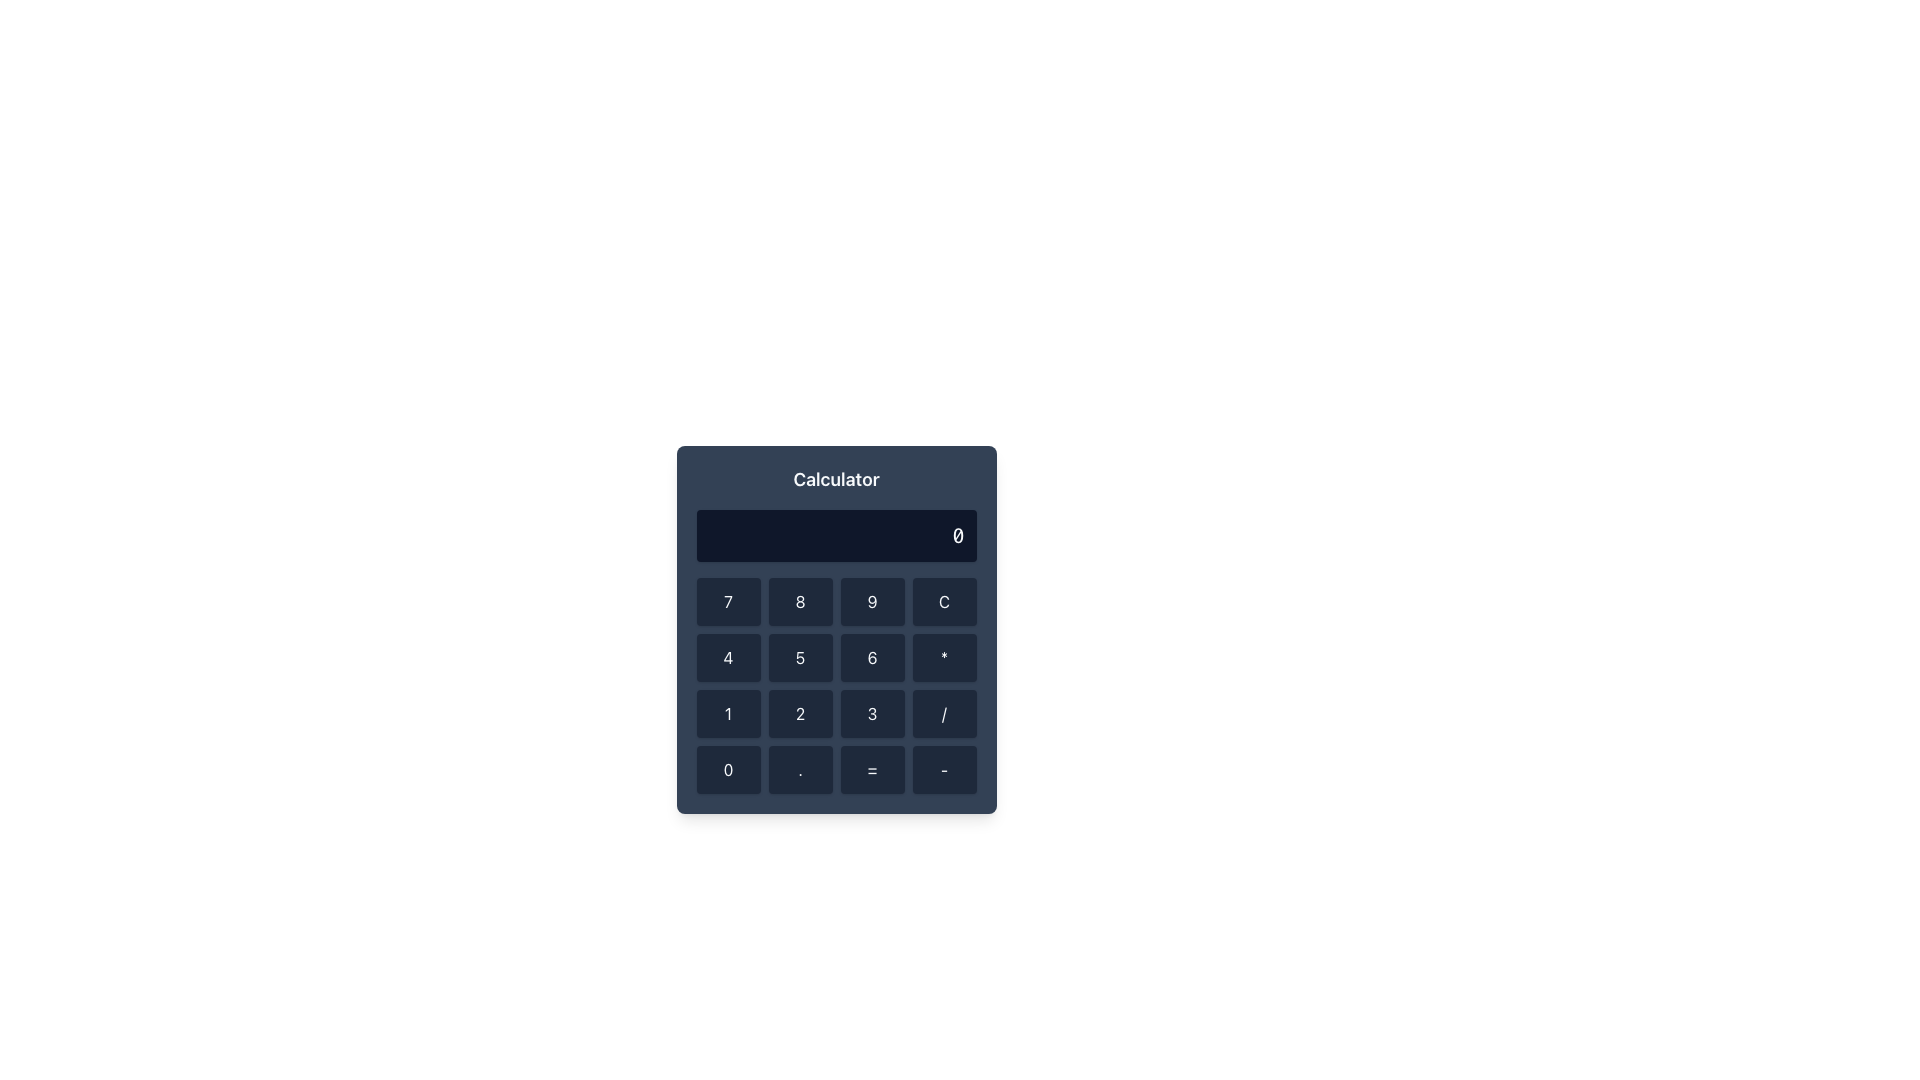 Image resolution: width=1920 pixels, height=1080 pixels. What do you see at coordinates (727, 769) in the screenshot?
I see `the button that inputs the value '0' in the calculator-like interface` at bounding box center [727, 769].